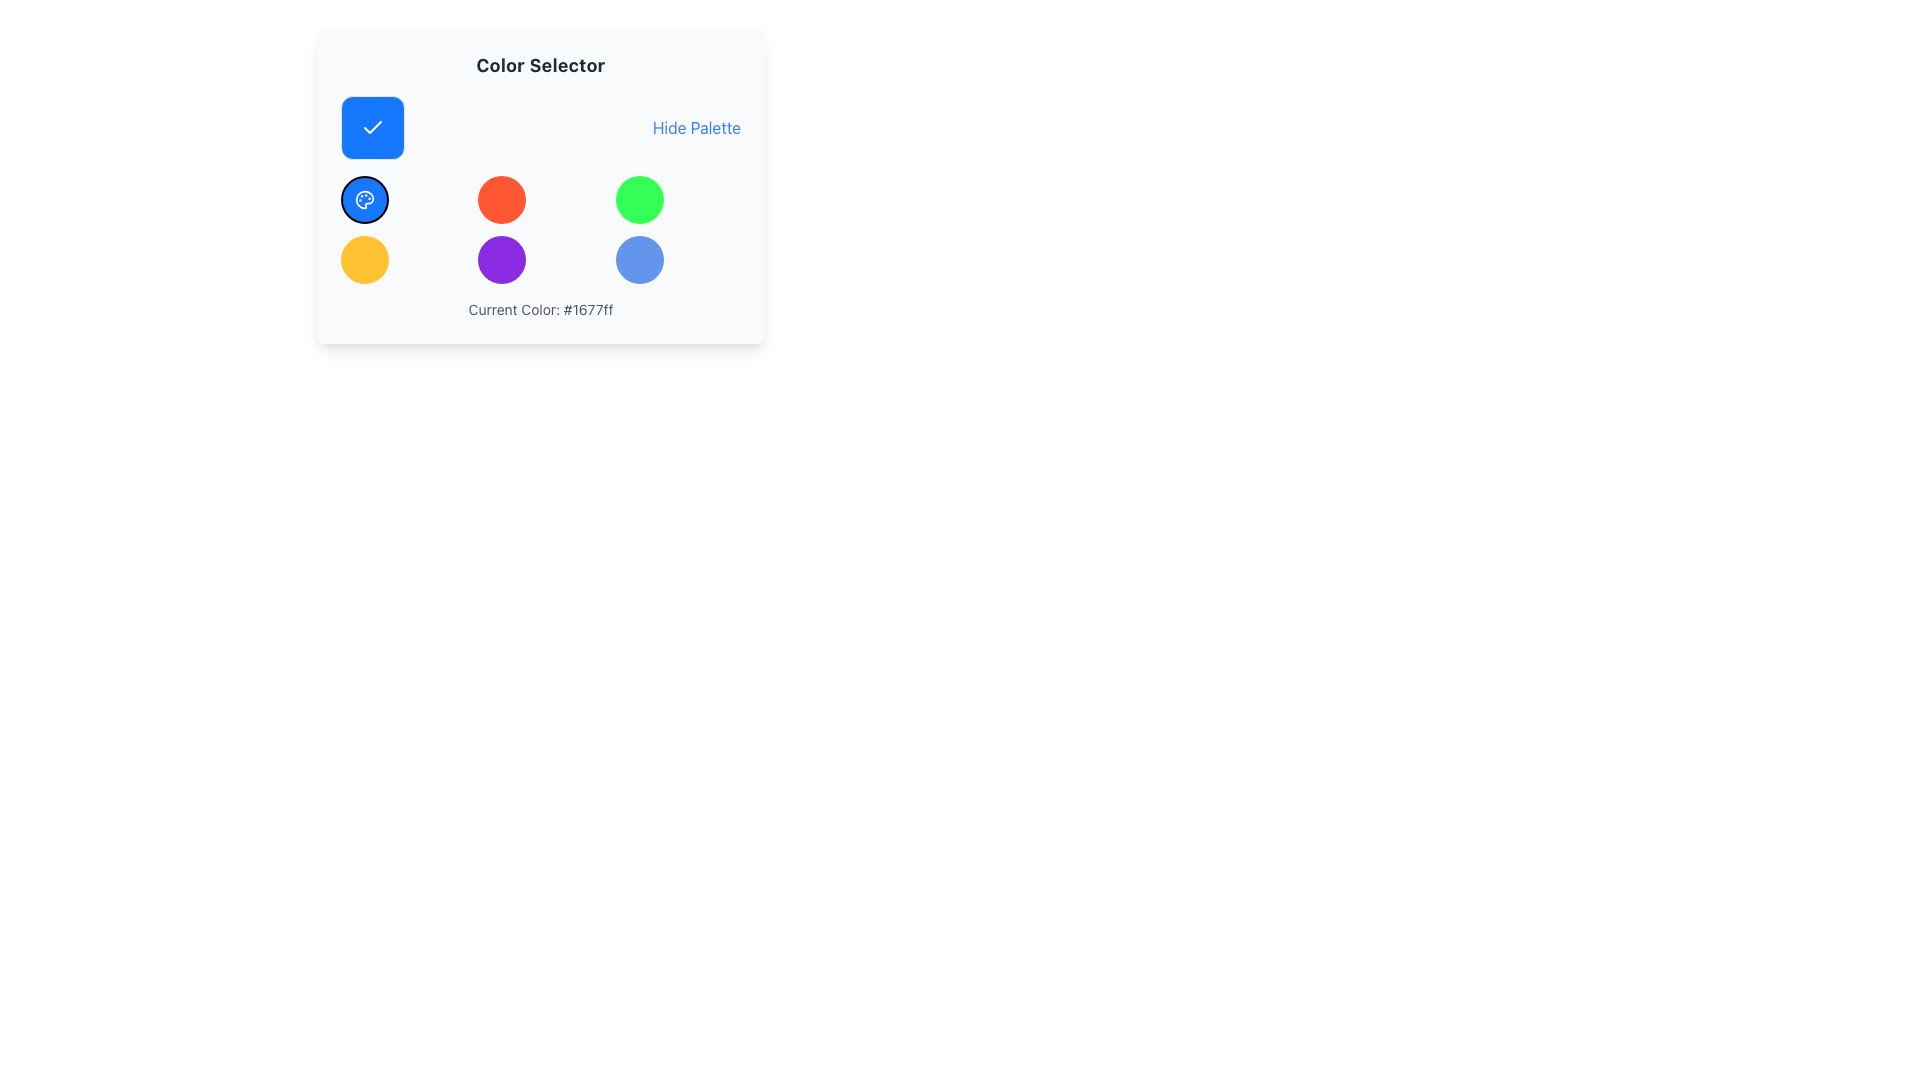 The height and width of the screenshot is (1080, 1920). Describe the element at coordinates (364, 200) in the screenshot. I see `the small white palette icon located on the blue circular button, which is the second button in a vertical stack on the left side of the color selector panel` at that location.